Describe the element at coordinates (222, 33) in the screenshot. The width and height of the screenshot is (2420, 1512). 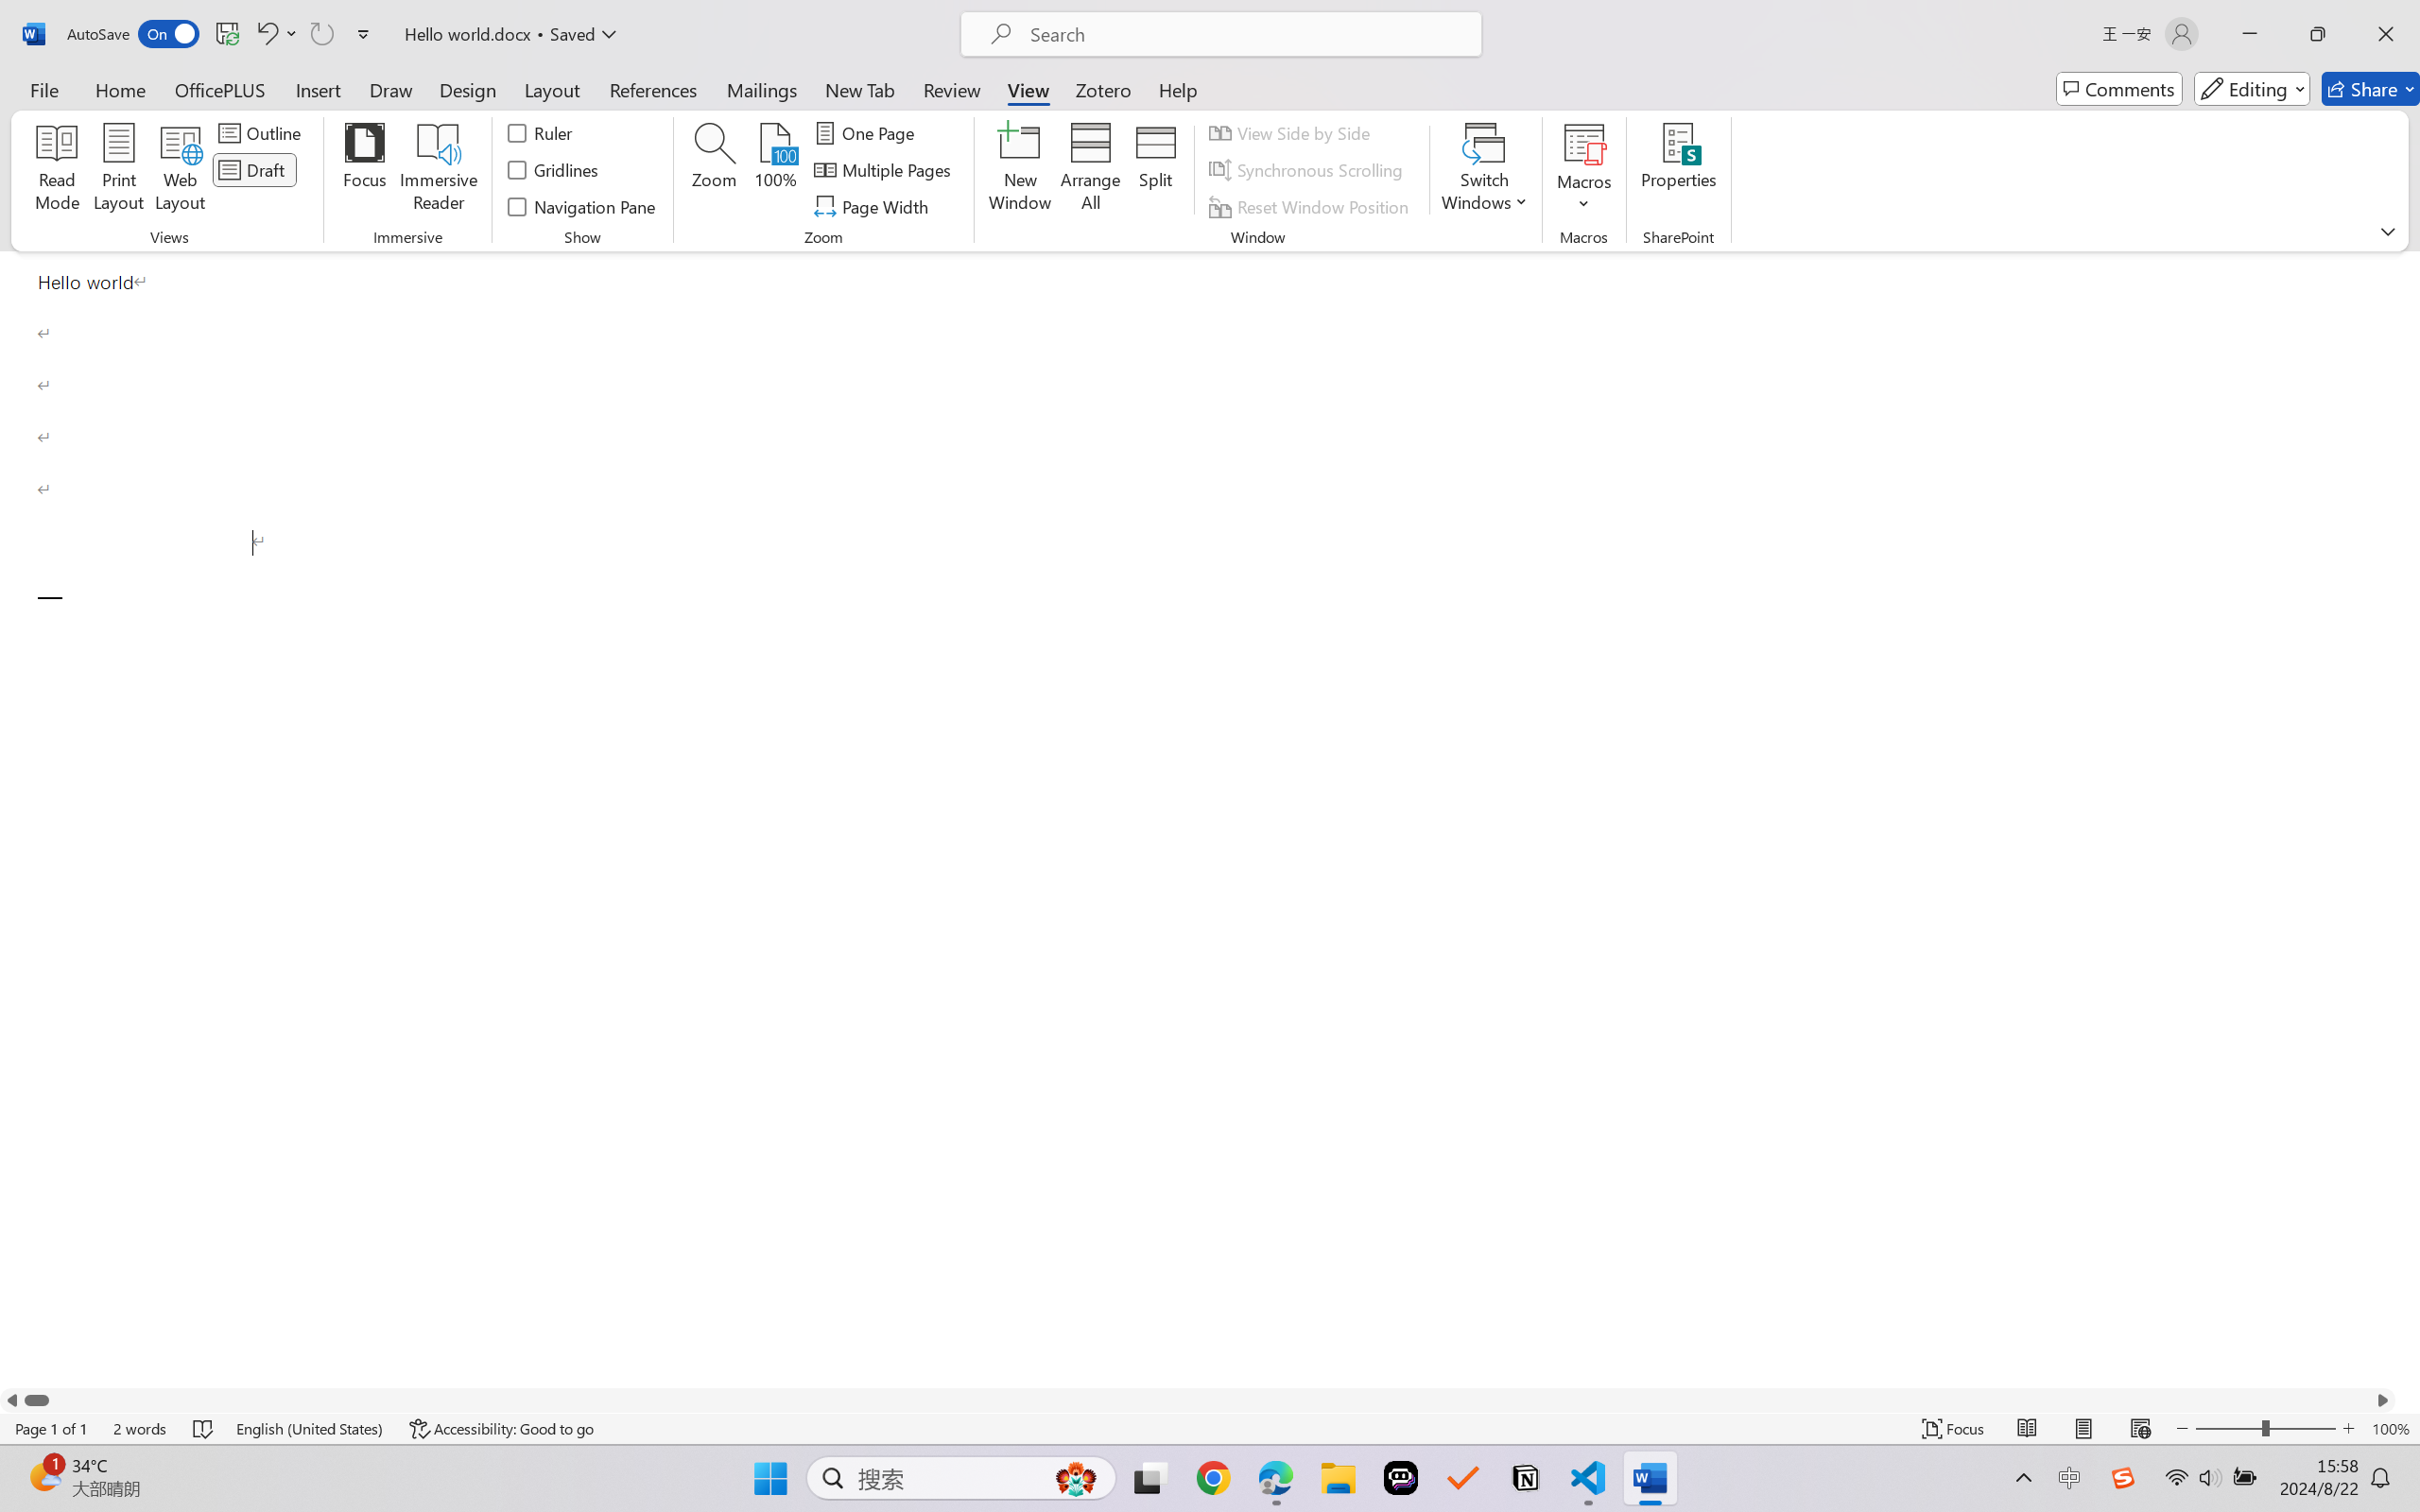
I see `'Quick Access Toolbar'` at that location.